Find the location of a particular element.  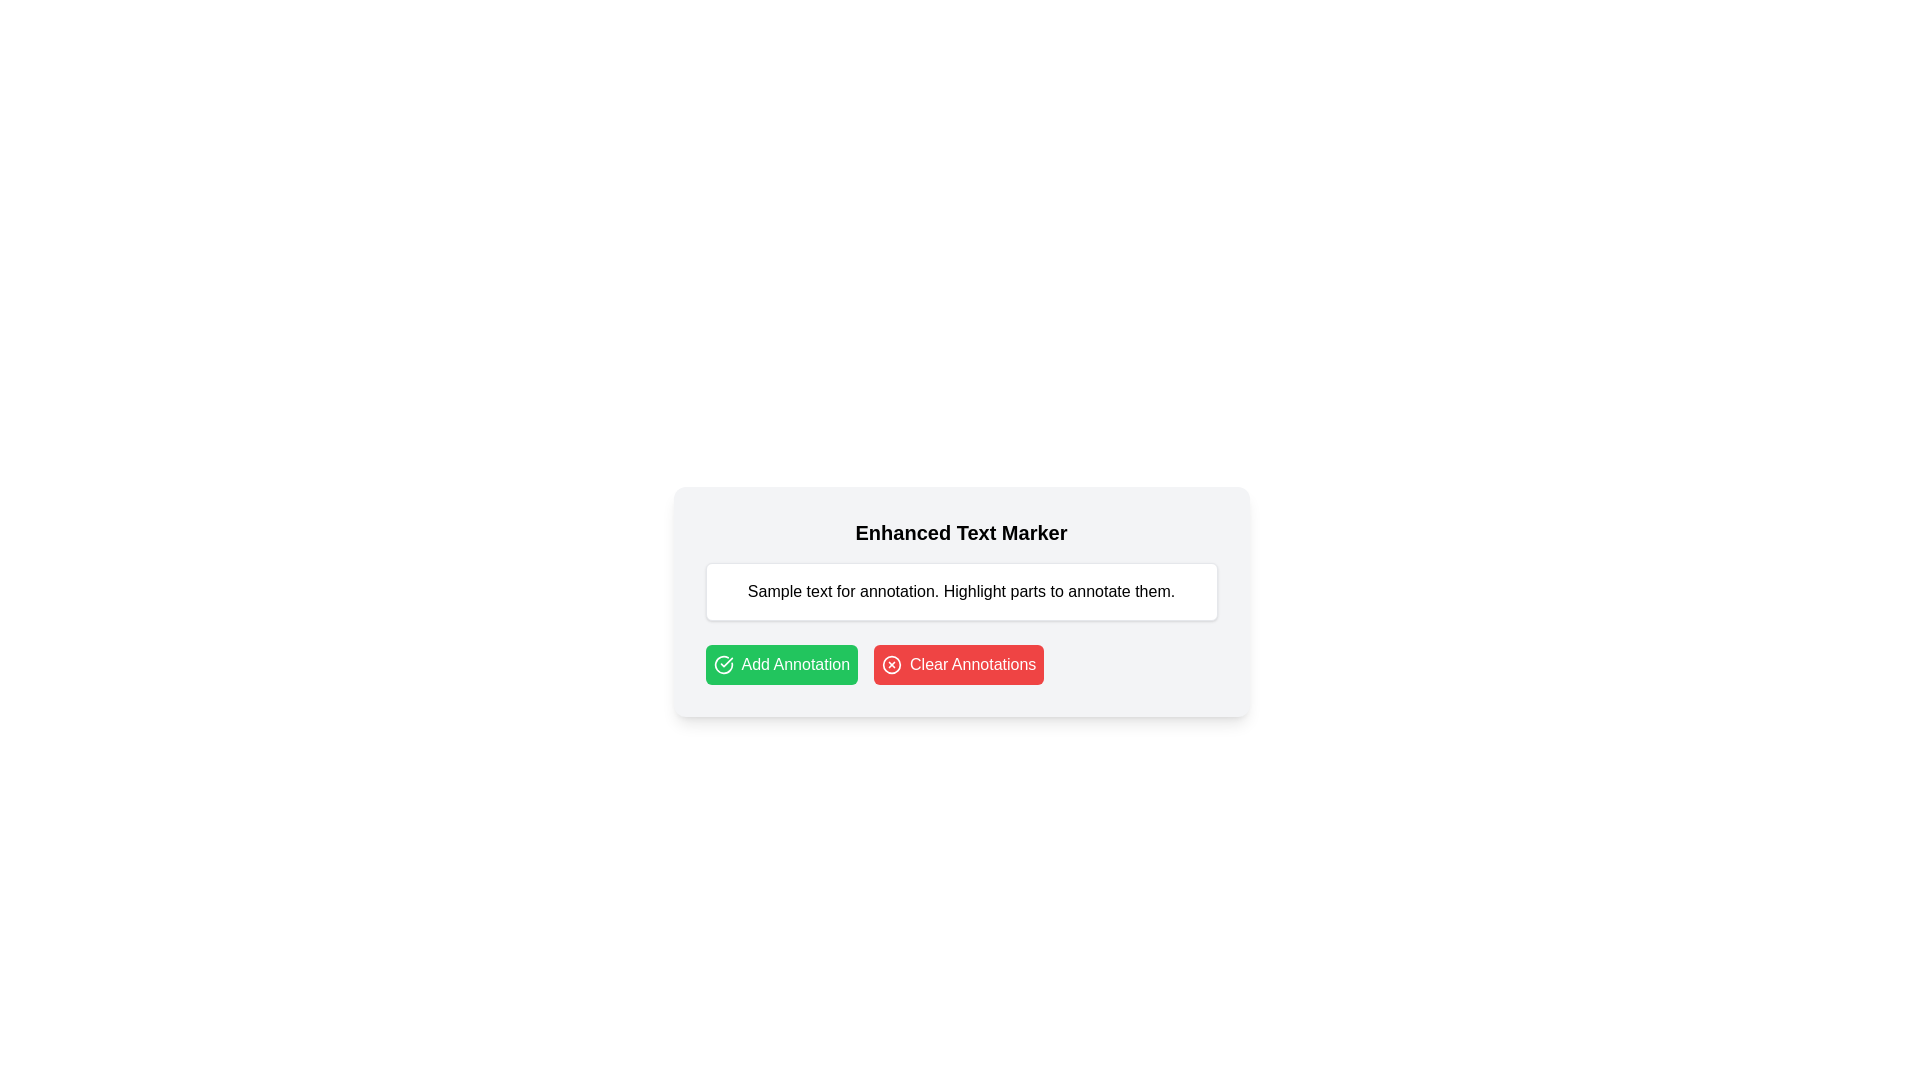

the lowercase letter 'n' which is the 26th character in the instructional text 'Sample text for annotation. Highlight parts to annotate them.' located within the text input field below the title 'Enhanced Text Marker.' is located at coordinates (929, 590).